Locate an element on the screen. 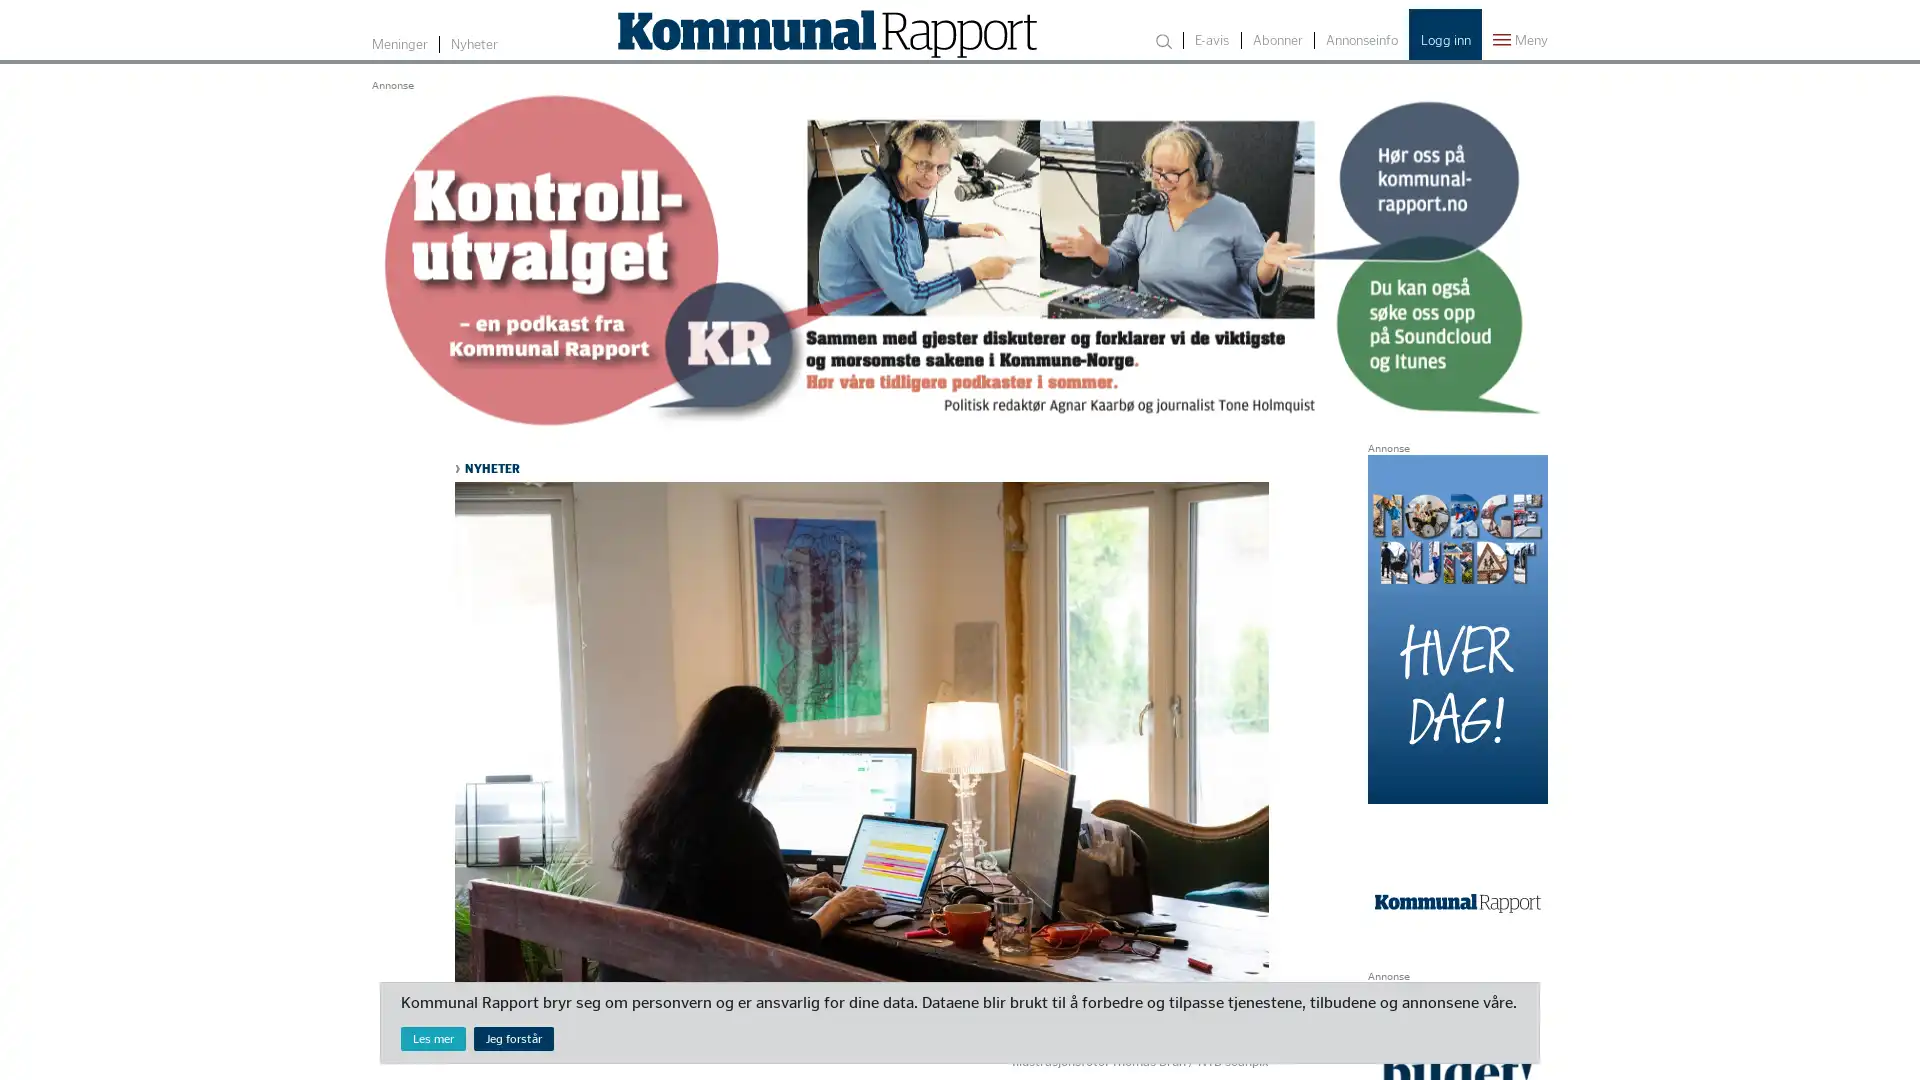  Jeg forstar is located at coordinates (513, 1037).